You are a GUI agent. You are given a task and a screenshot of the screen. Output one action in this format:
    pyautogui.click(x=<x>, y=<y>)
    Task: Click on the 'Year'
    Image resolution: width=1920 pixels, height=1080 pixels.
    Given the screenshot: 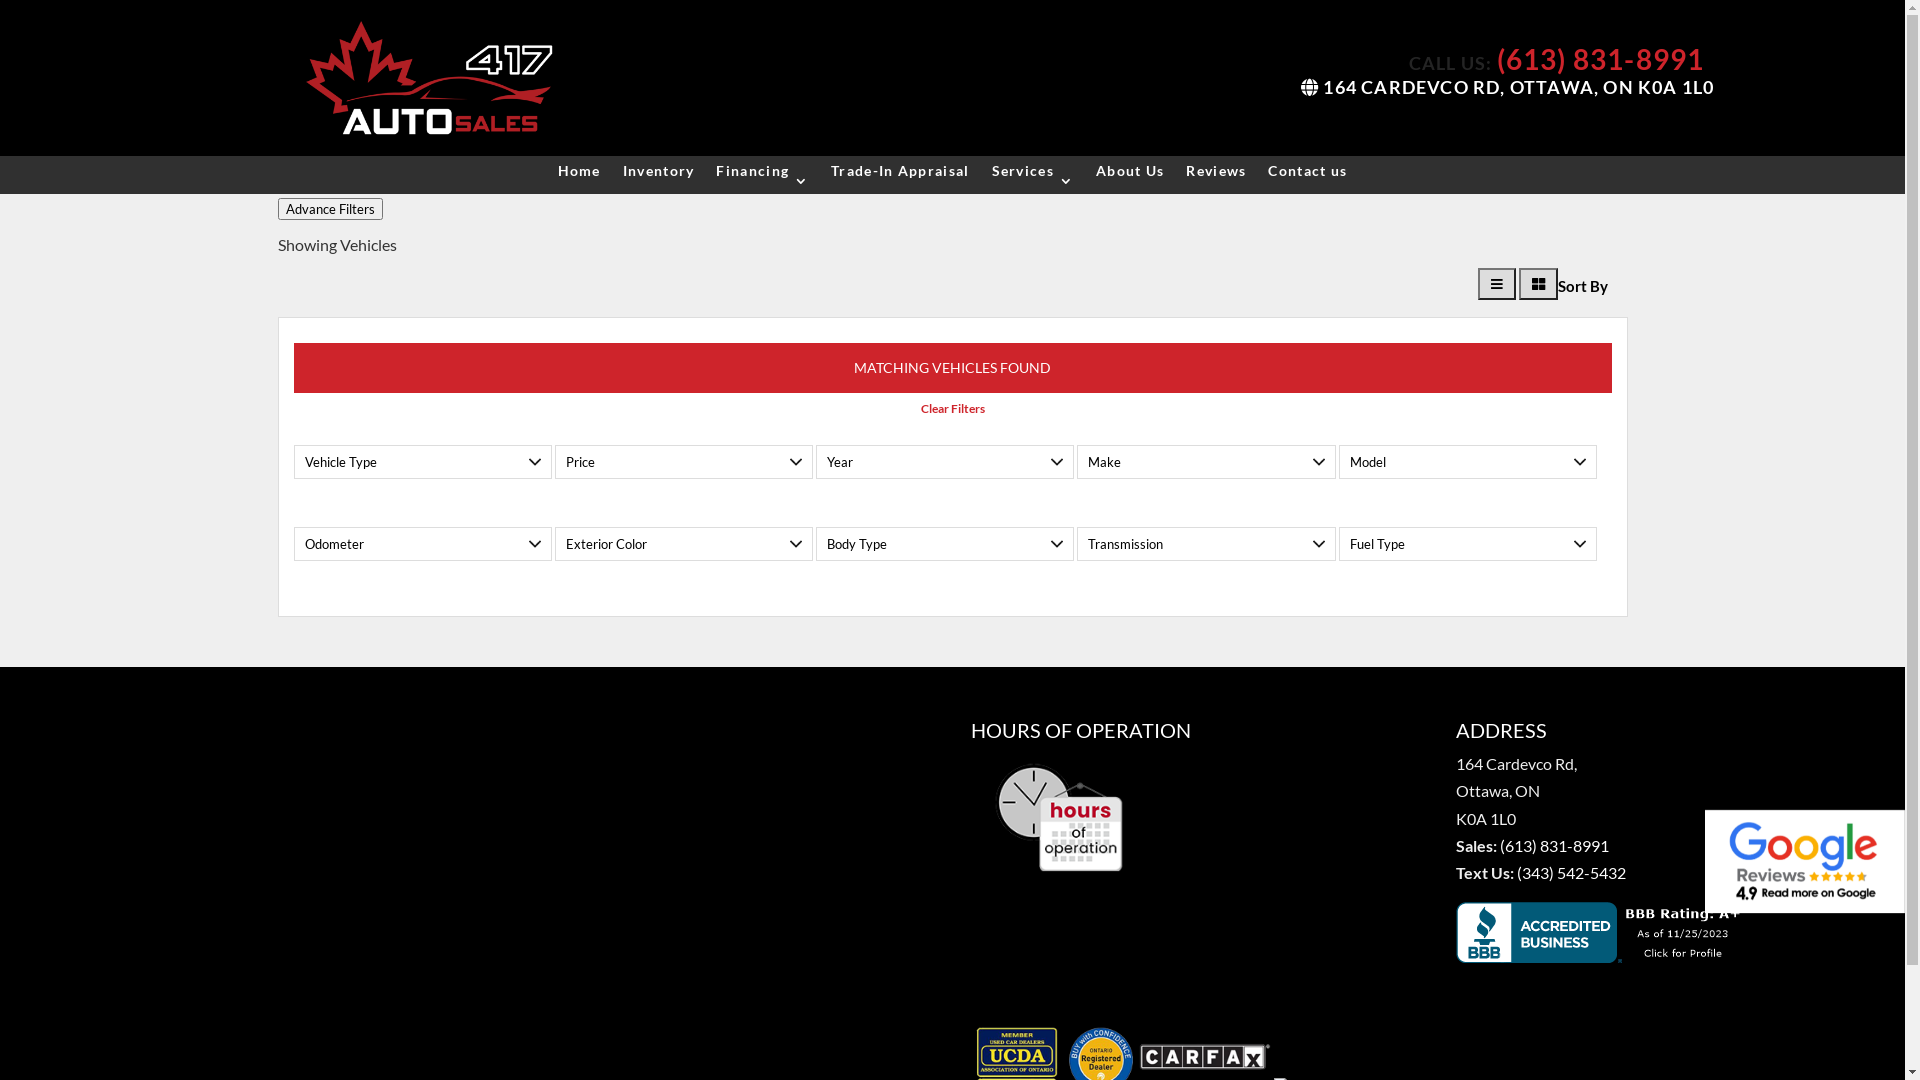 What is the action you would take?
    pyautogui.click(x=944, y=462)
    